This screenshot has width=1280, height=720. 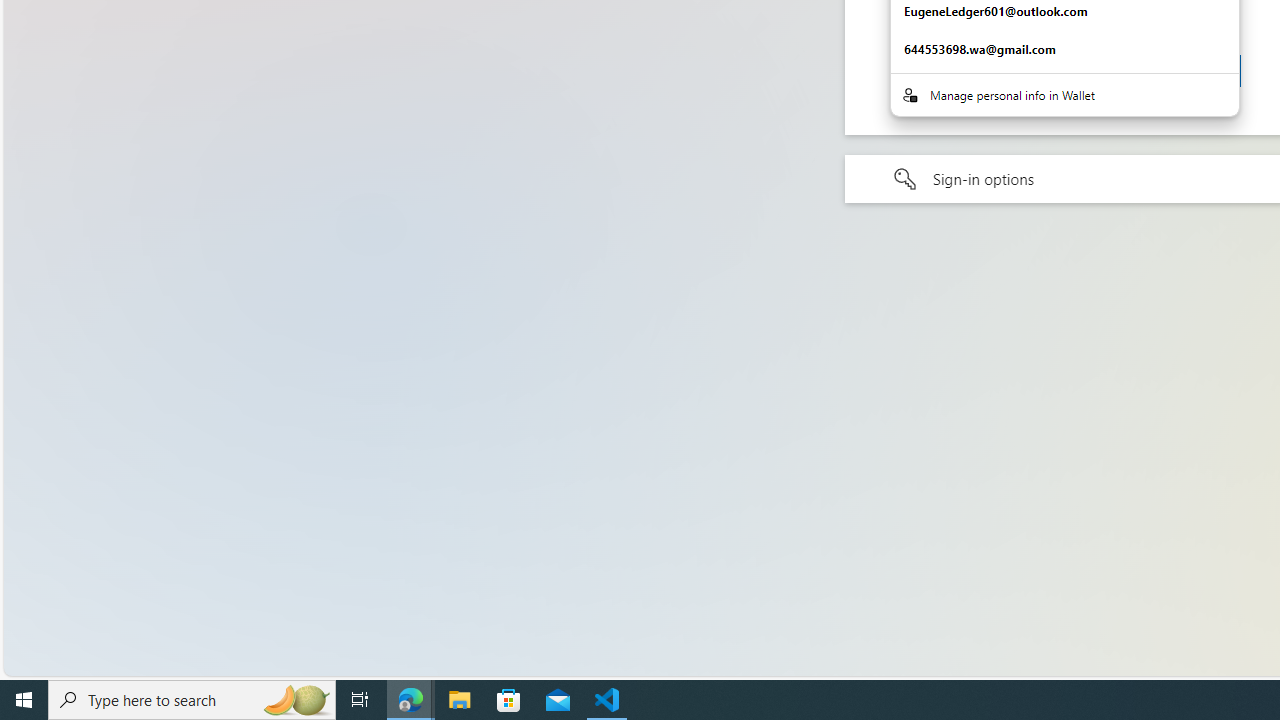 What do you see at coordinates (1063, 49) in the screenshot?
I see `'644553698.wa@gmail.com. :Basic info suggestion.'` at bounding box center [1063, 49].